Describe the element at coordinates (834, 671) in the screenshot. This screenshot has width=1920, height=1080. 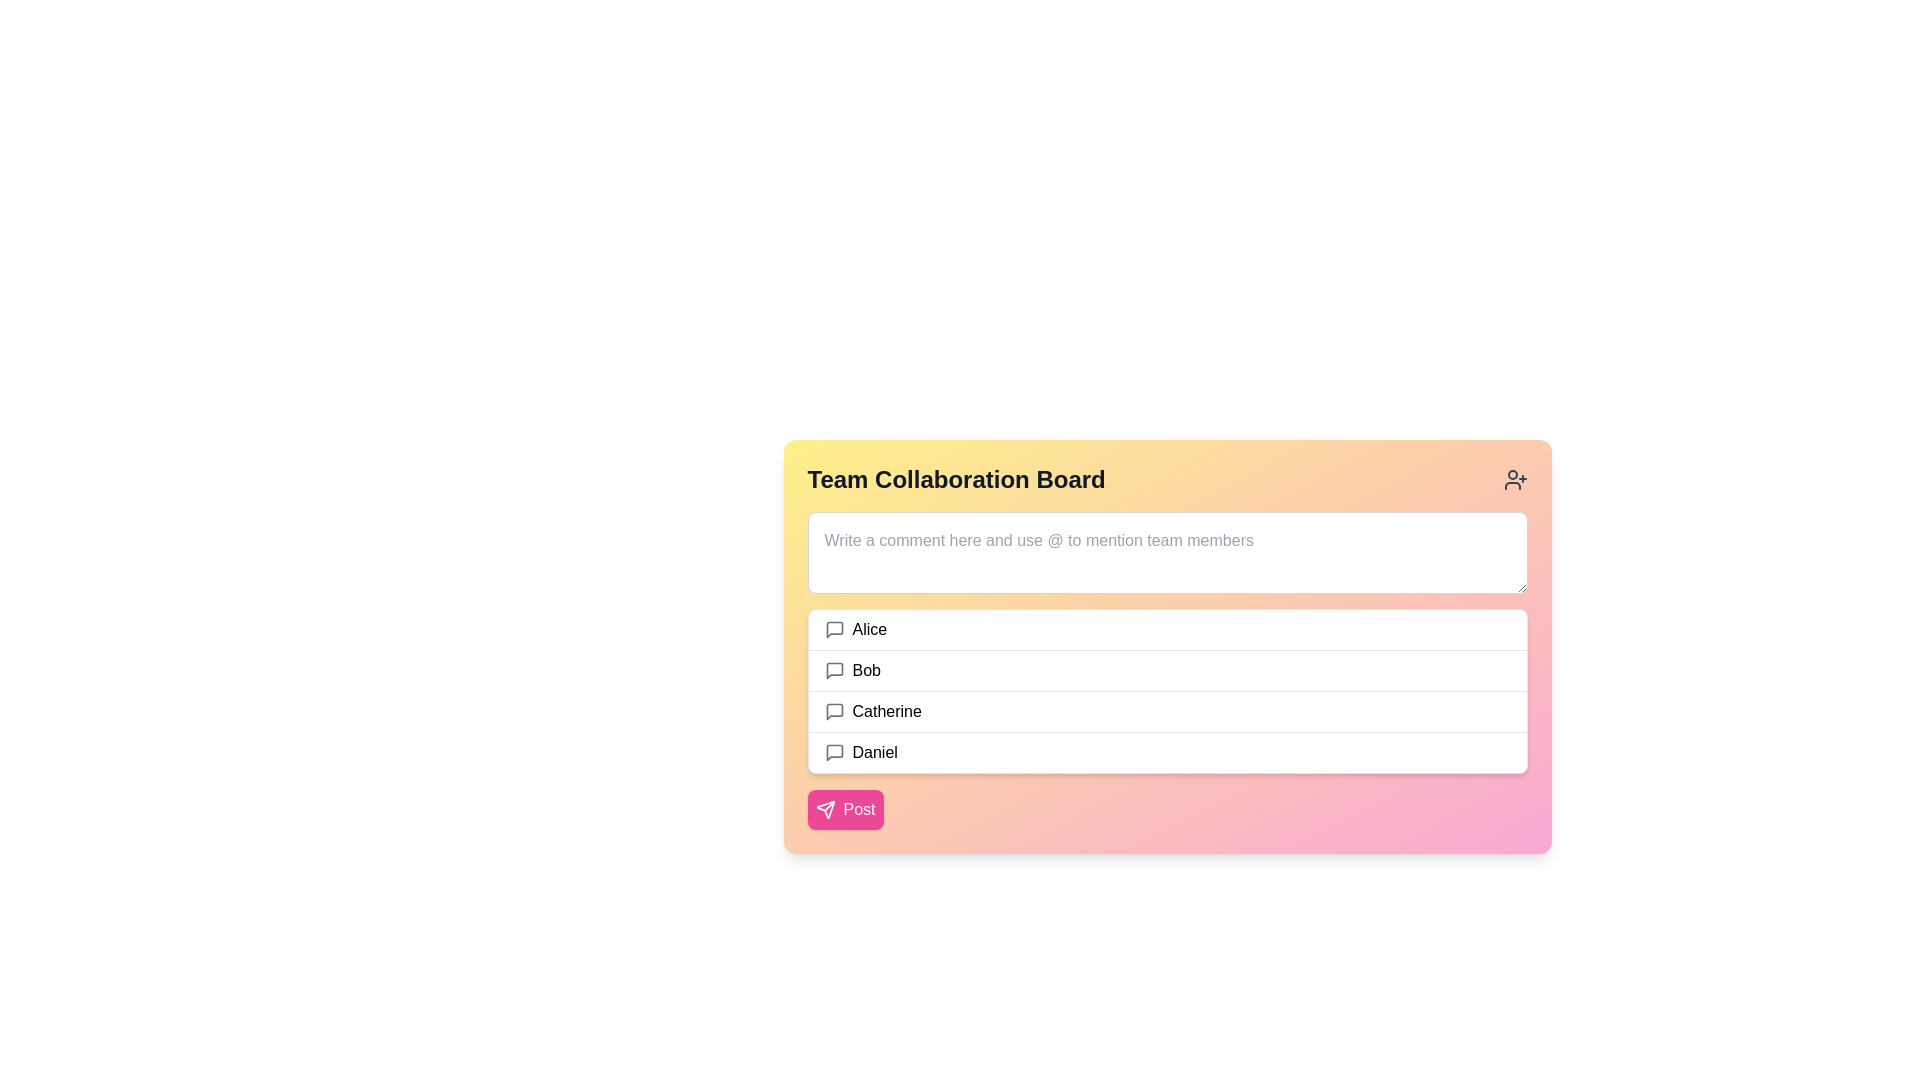
I see `the chat bubble icon next to the name 'Bob' in the 'Team Collaboration Board' section` at that location.